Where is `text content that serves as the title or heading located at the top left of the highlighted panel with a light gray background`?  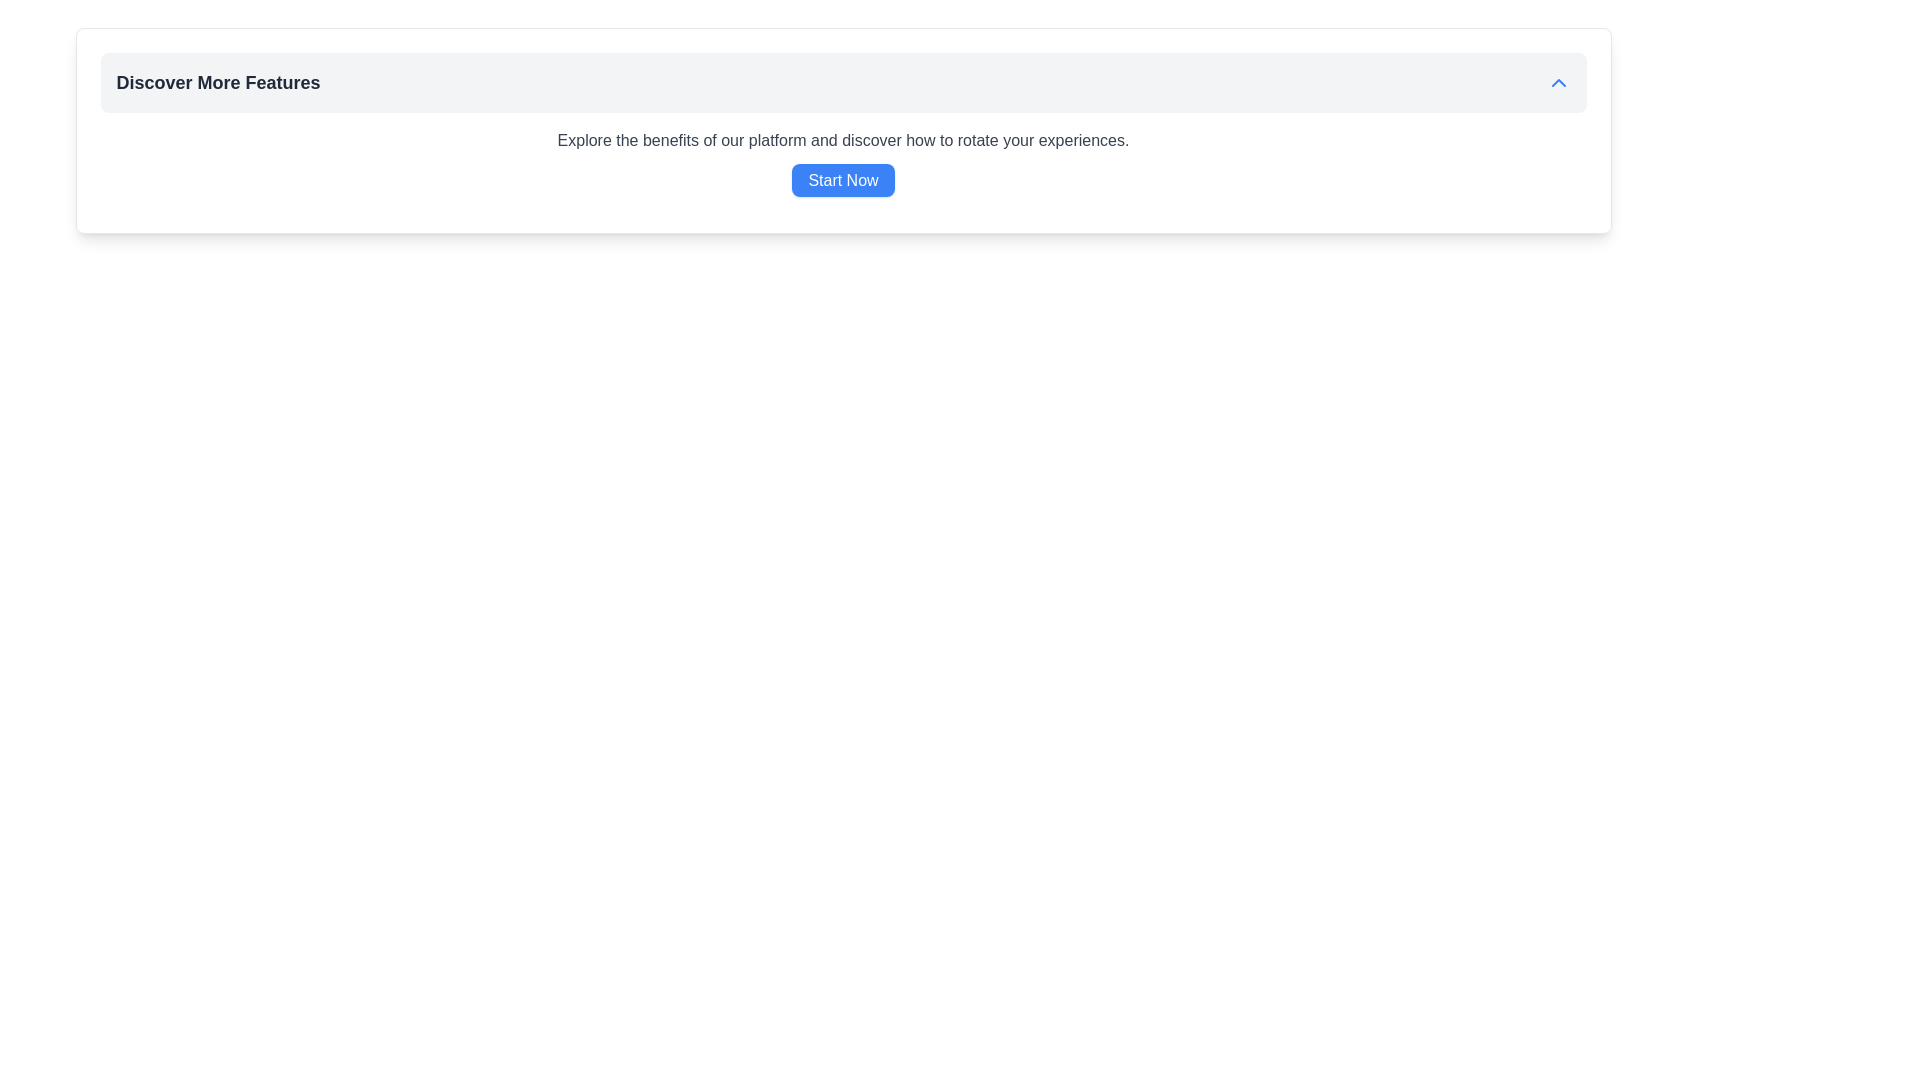
text content that serves as the title or heading located at the top left of the highlighted panel with a light gray background is located at coordinates (218, 82).